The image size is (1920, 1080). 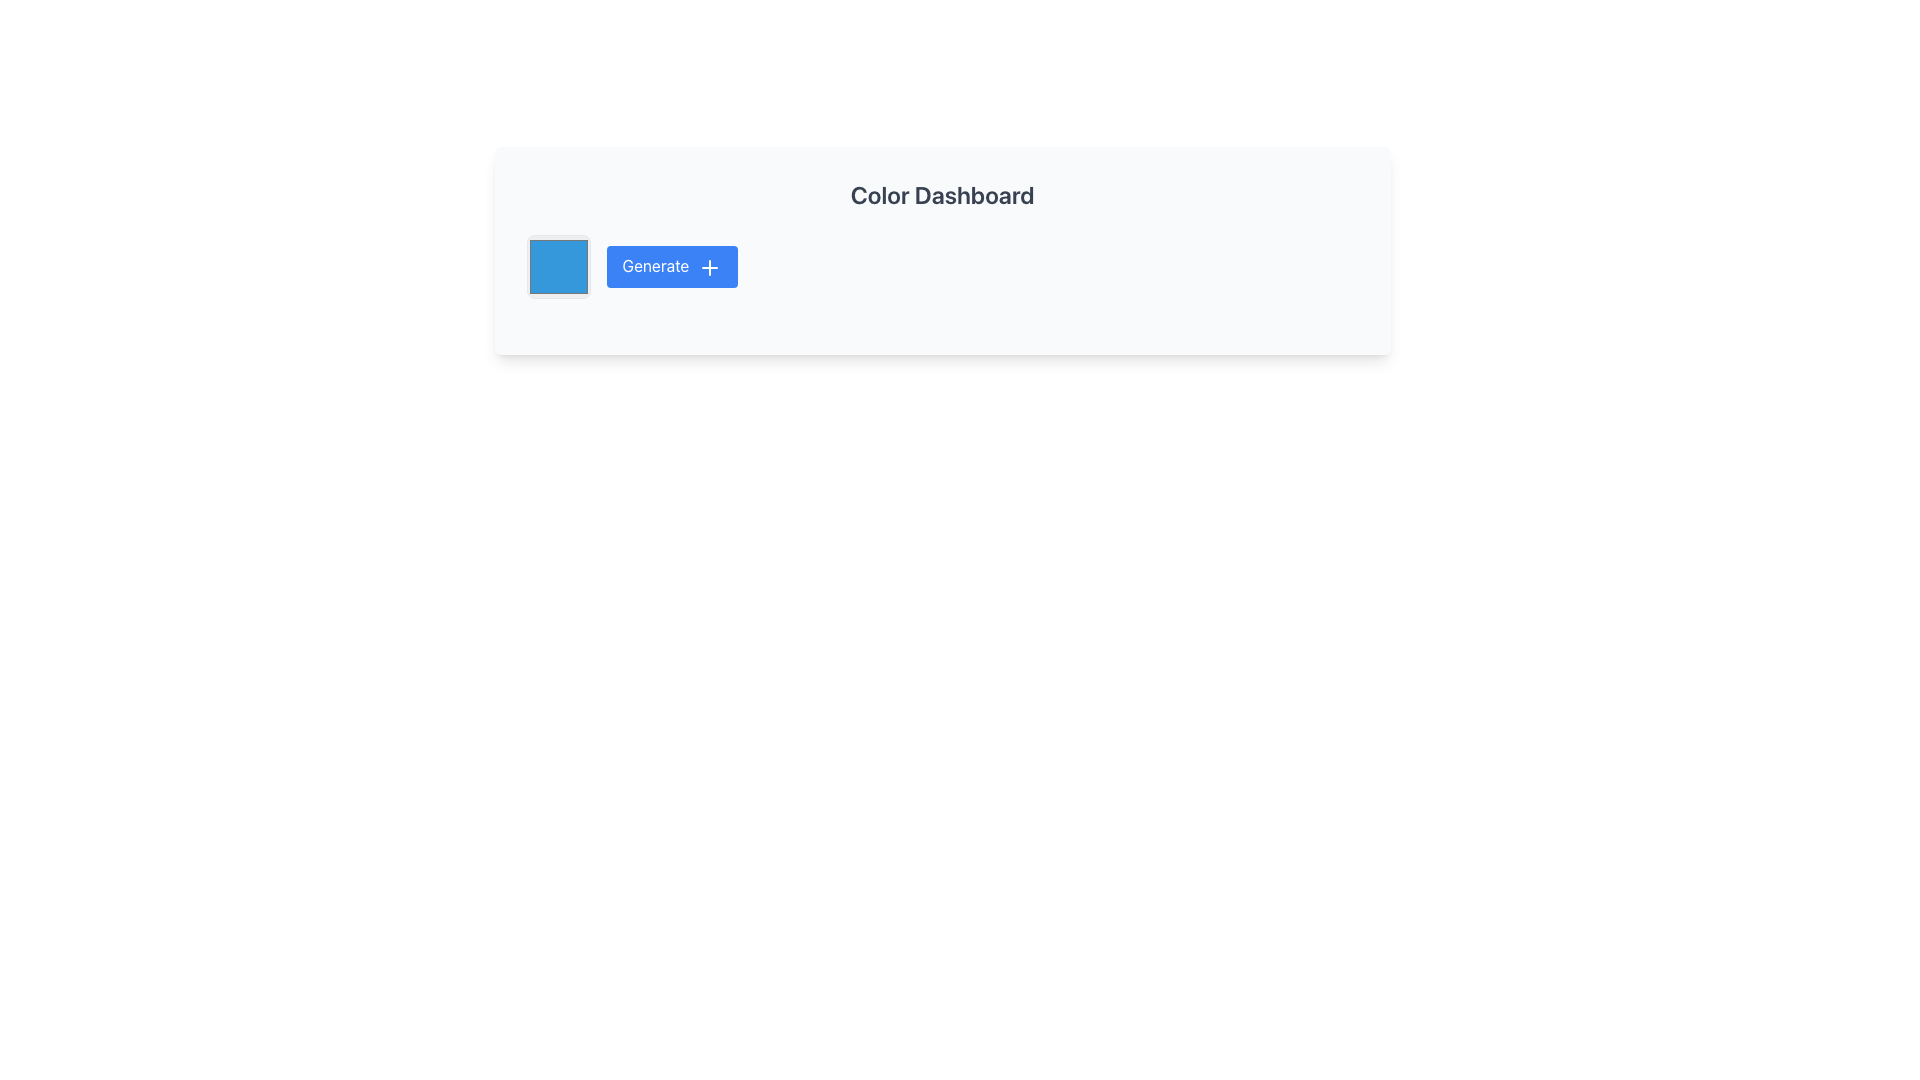 I want to click on the blue rectangular button labeled 'Generate' with a '+' icon for keyboard interaction, so click(x=672, y=265).